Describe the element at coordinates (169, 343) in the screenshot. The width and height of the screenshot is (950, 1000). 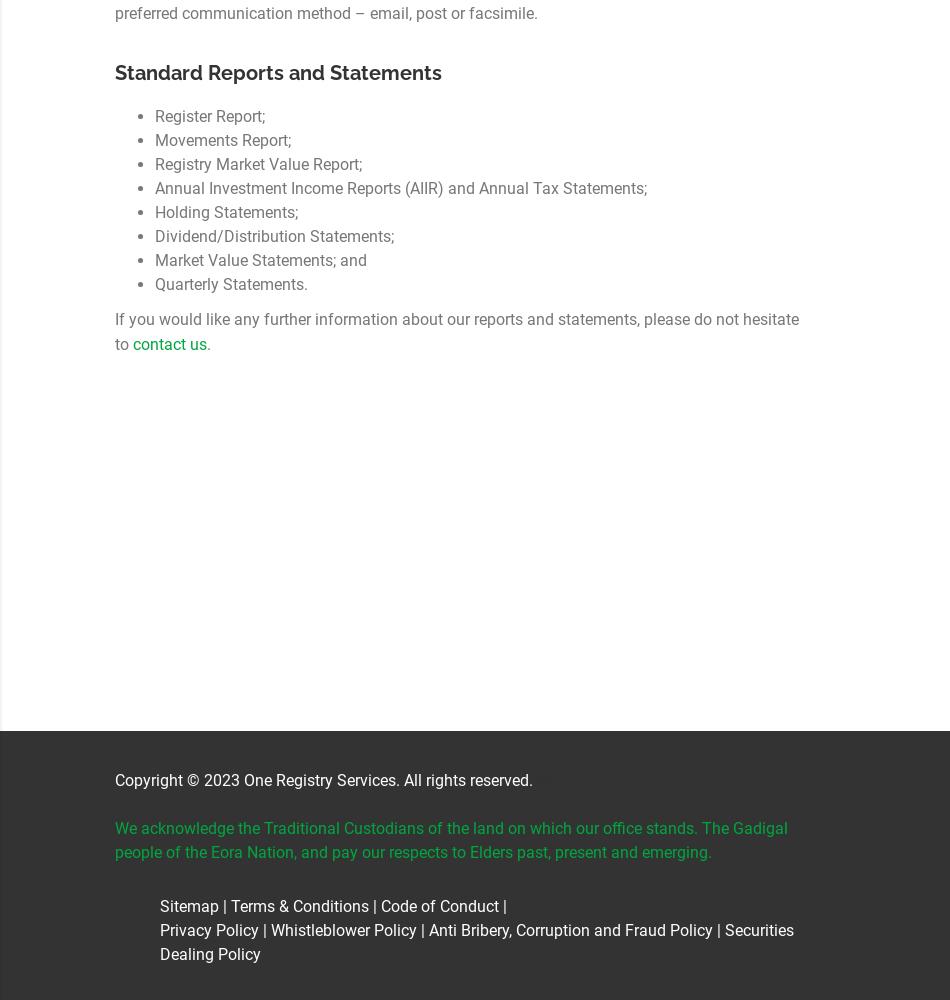
I see `'contact us'` at that location.